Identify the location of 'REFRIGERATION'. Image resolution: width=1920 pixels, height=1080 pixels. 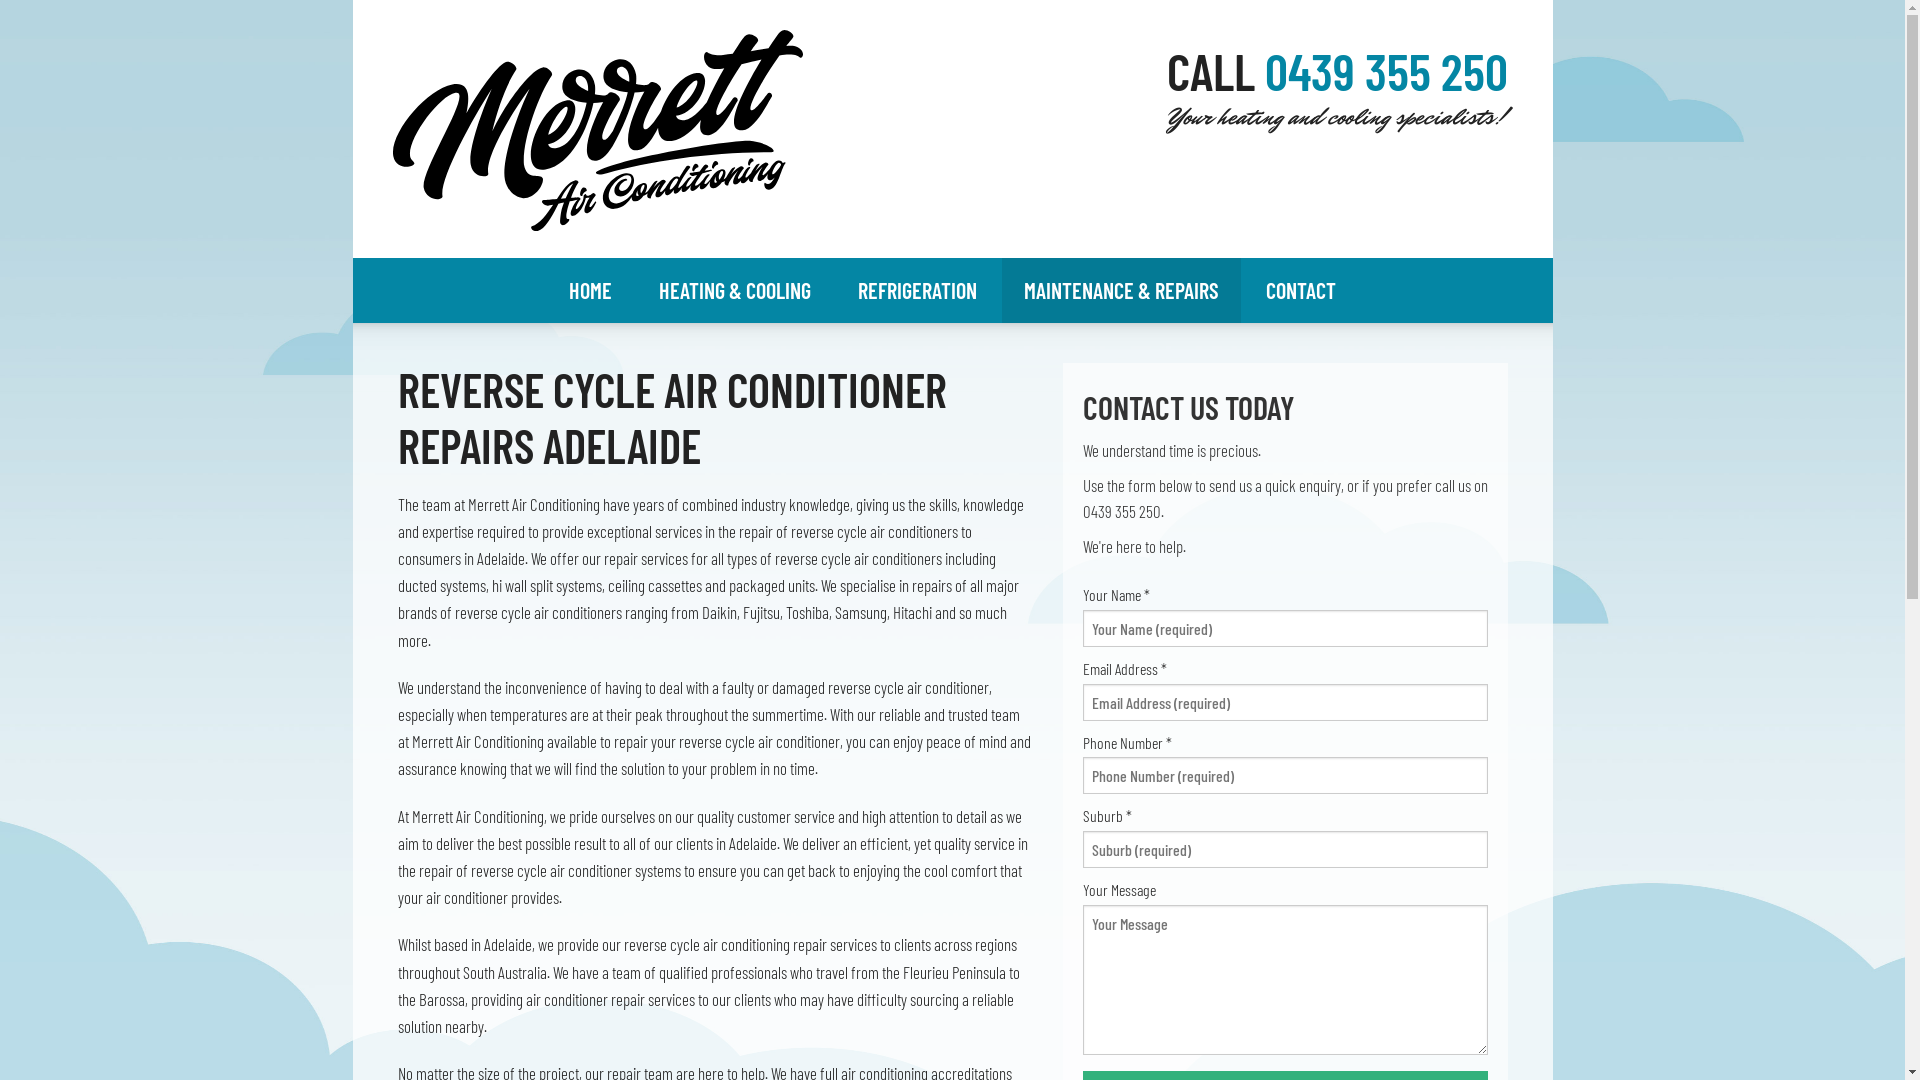
(916, 290).